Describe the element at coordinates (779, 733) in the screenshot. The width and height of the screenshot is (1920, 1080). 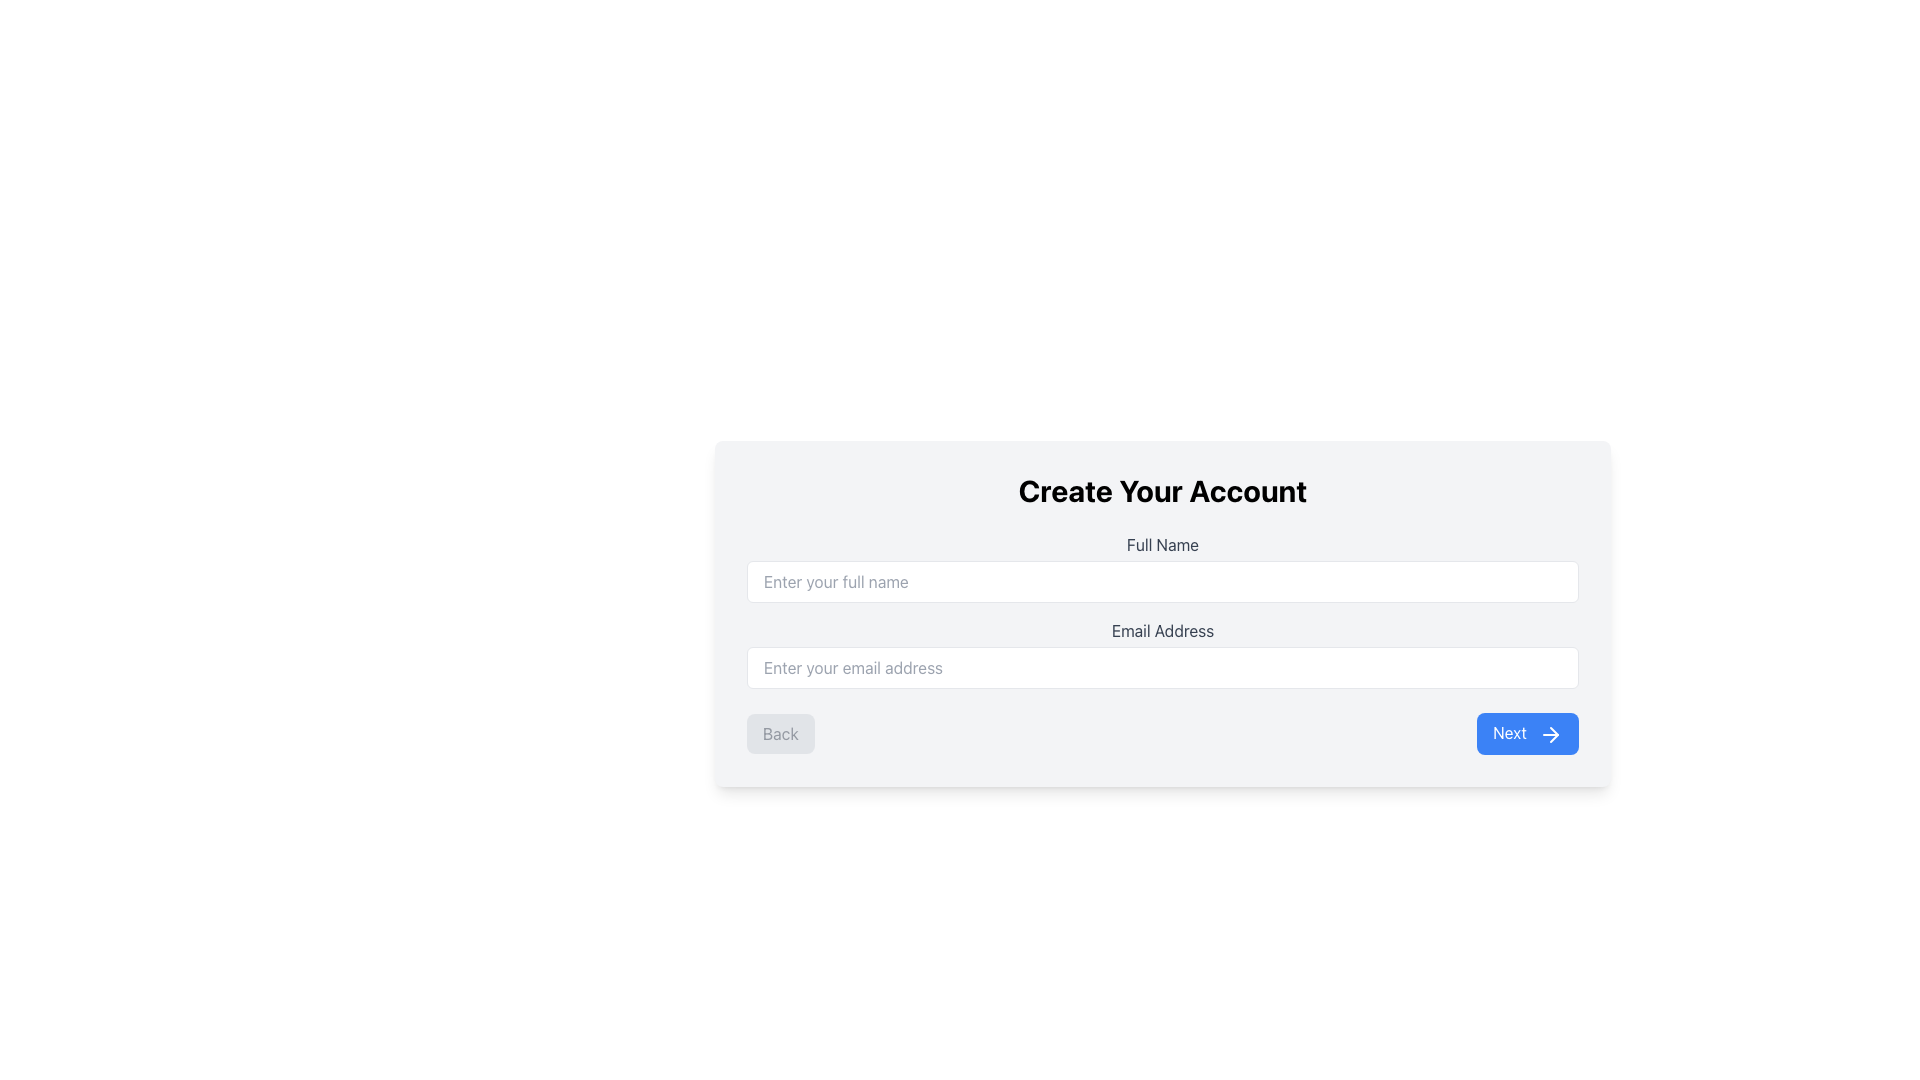
I see `the disabled navigation button located at the bottom left of the form, which is non-functional and positioned to the left of the 'Next' button` at that location.